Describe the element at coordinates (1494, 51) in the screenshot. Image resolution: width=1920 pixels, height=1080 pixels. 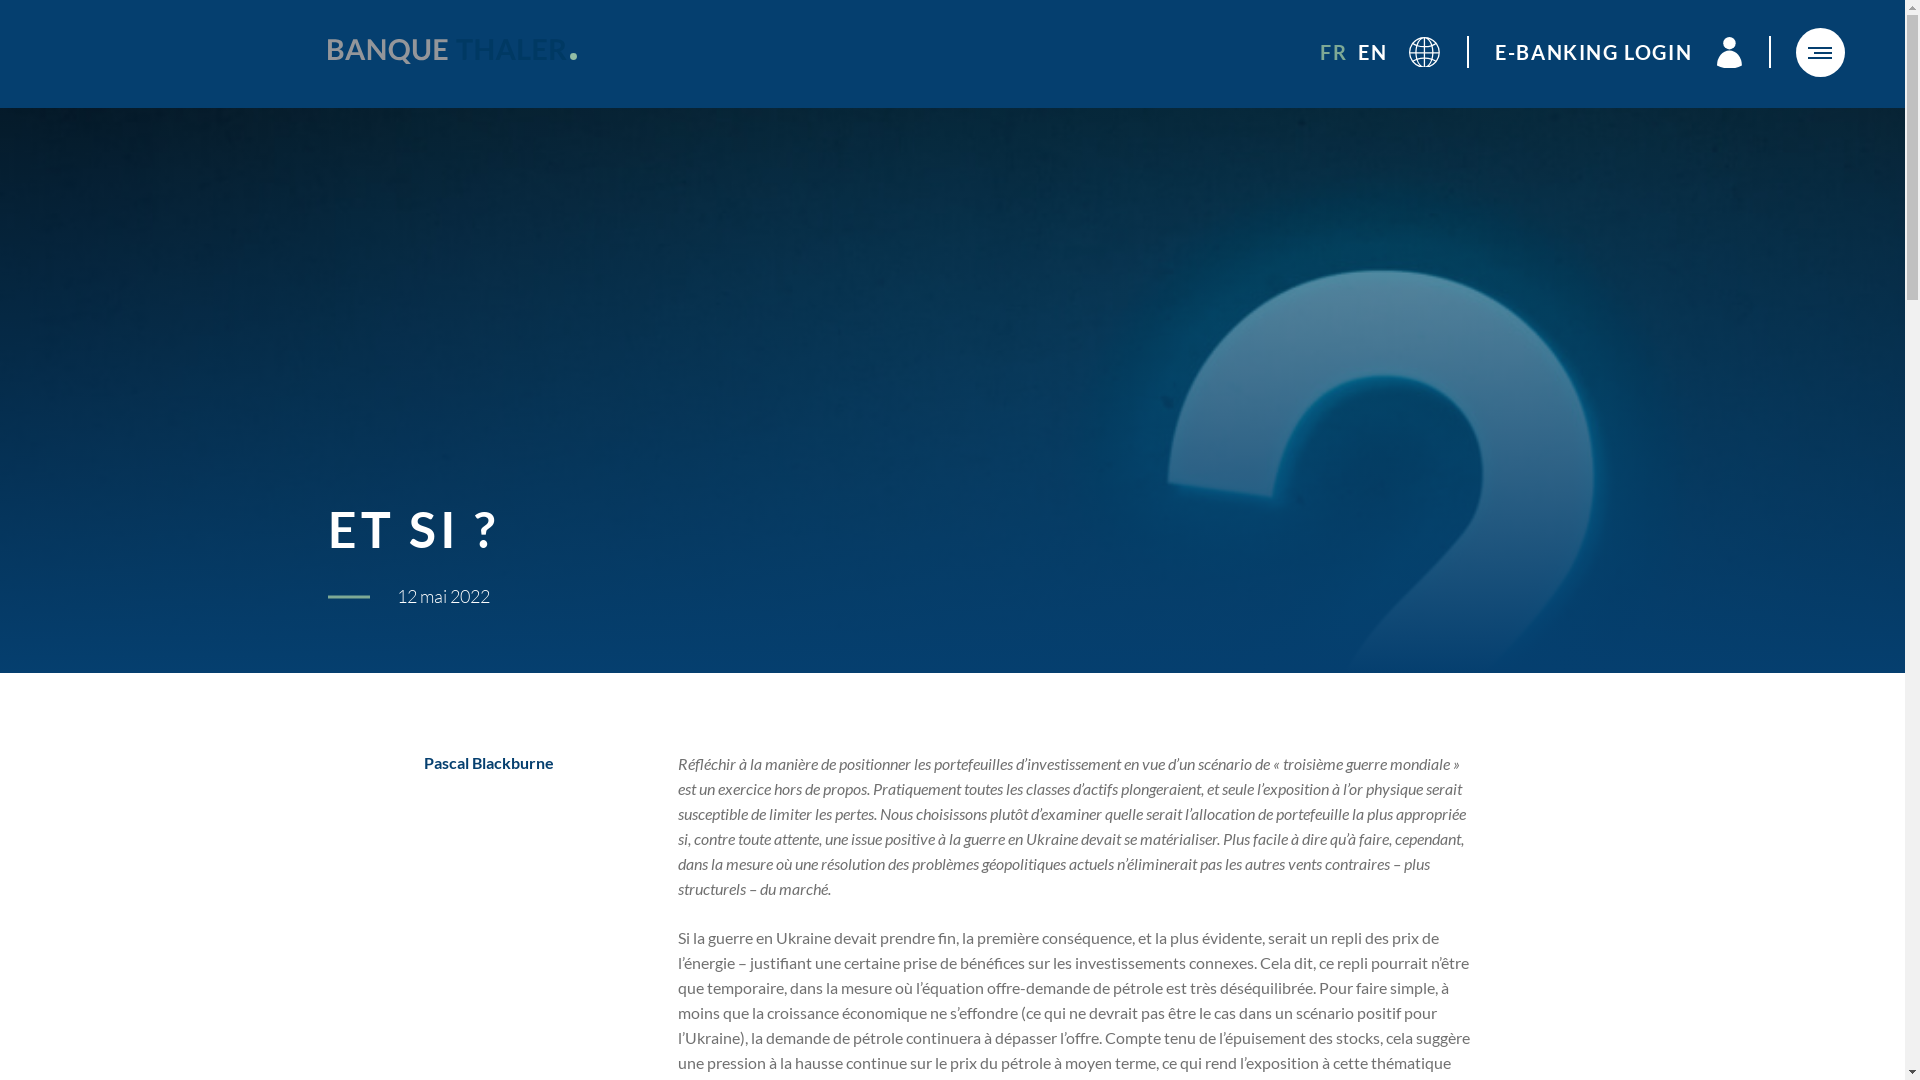
I see `'E-BANKING LOGIN'` at that location.